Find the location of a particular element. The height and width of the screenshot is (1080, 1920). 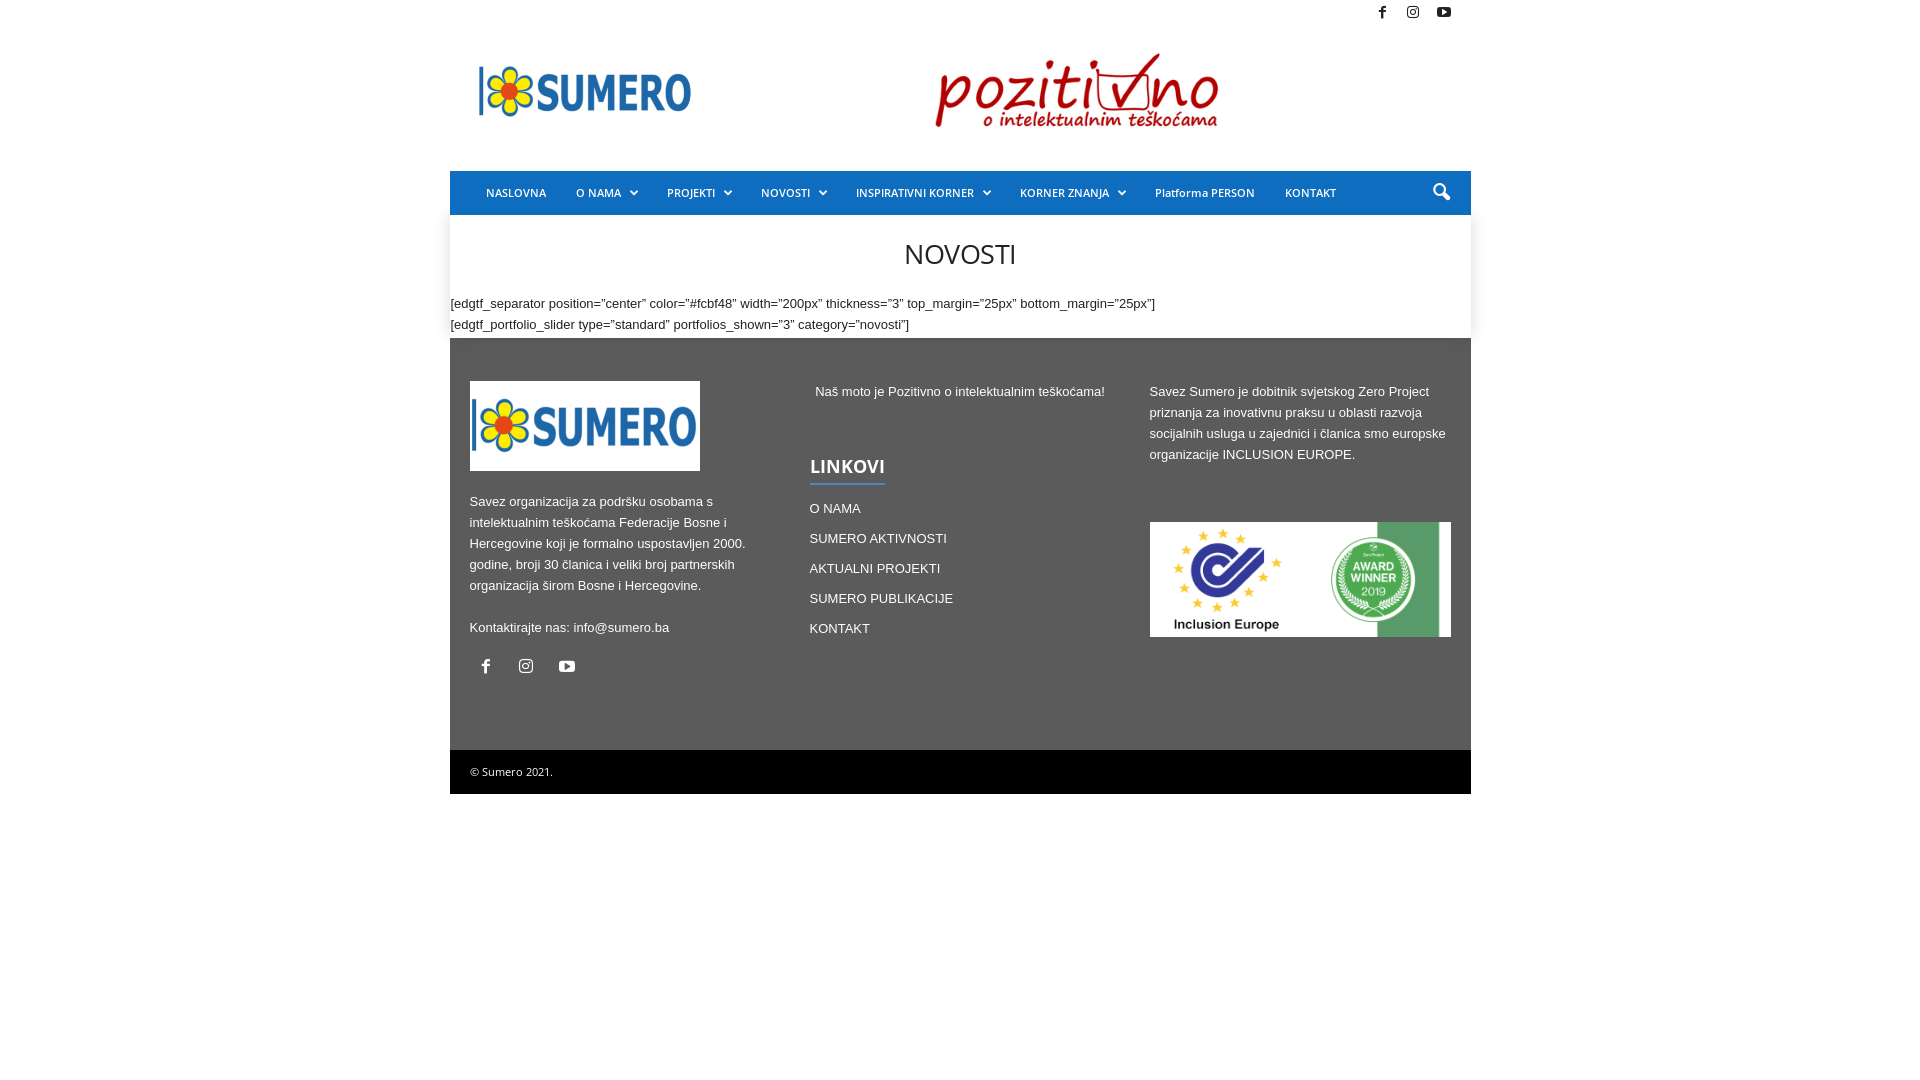

'Platforma PERSON' is located at coordinates (1203, 192).